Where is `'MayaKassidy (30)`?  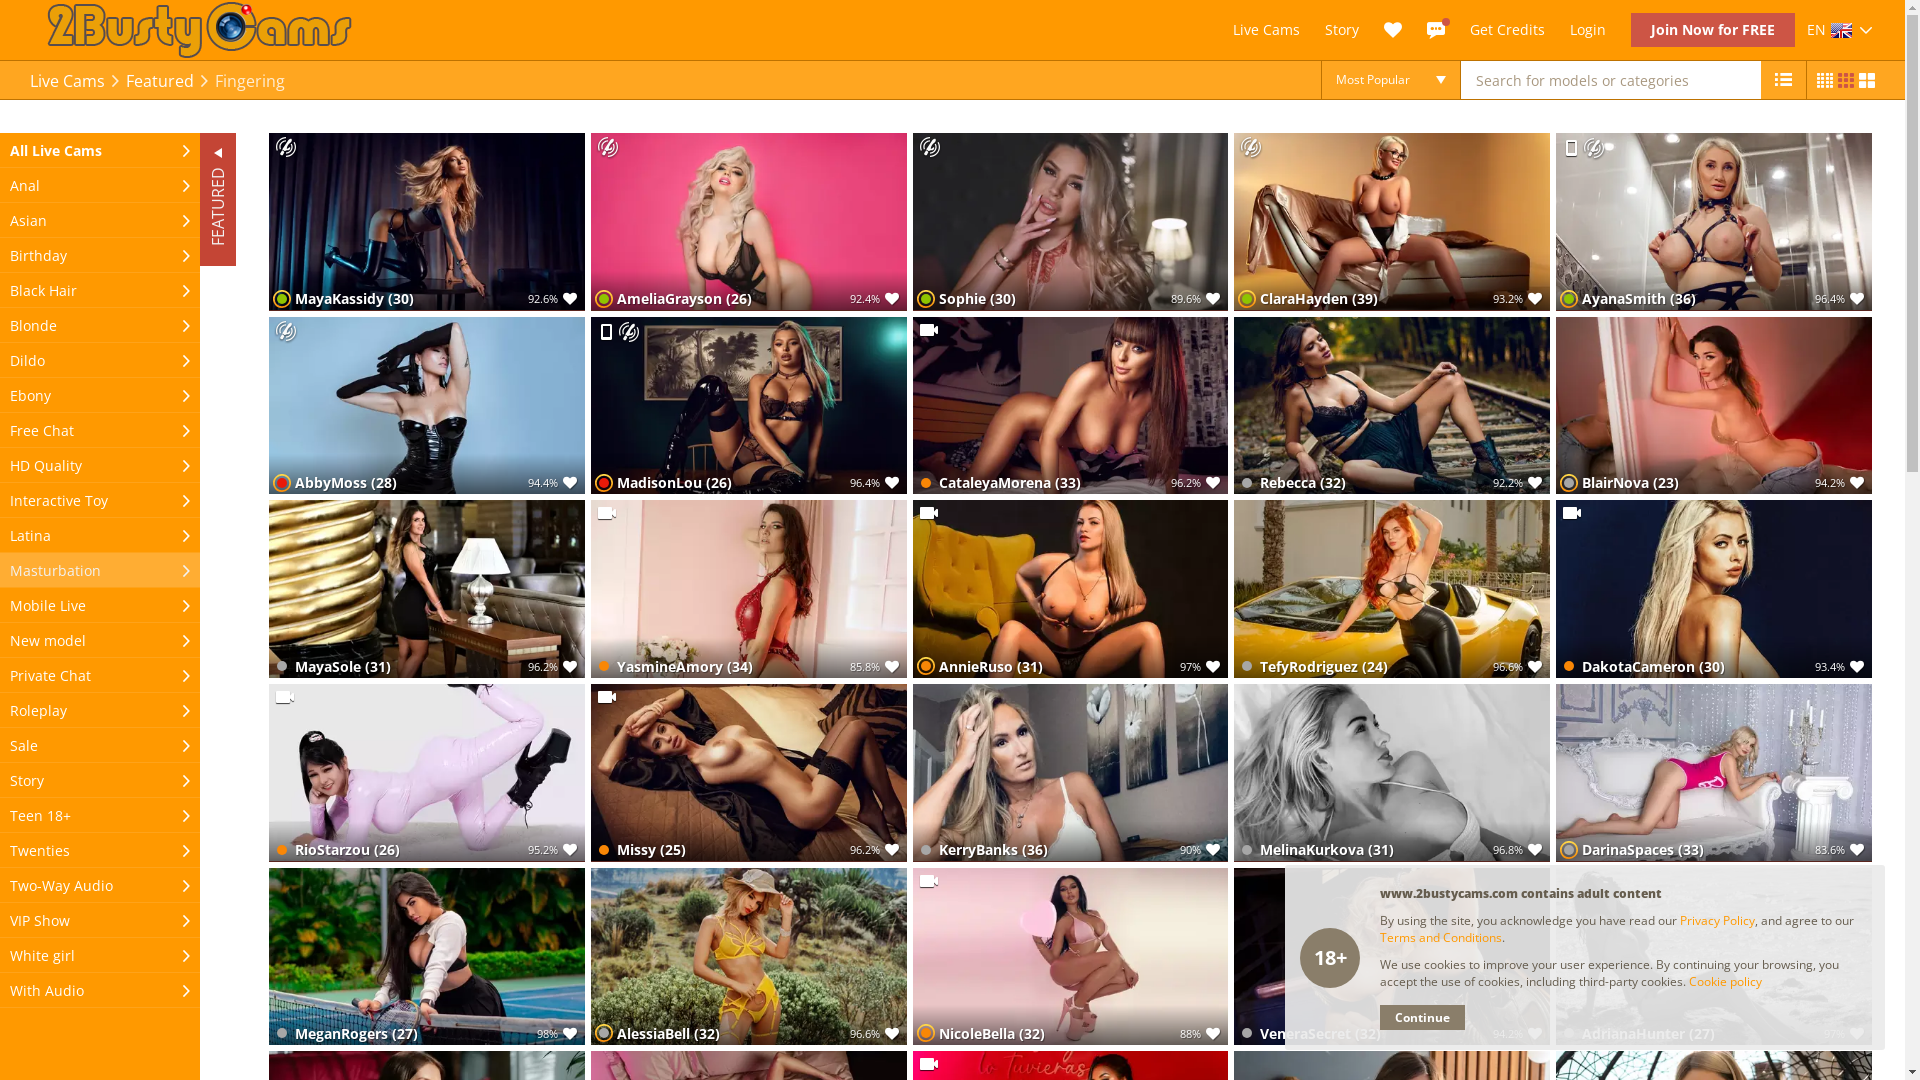 'MayaKassidy (30) is located at coordinates (426, 222).